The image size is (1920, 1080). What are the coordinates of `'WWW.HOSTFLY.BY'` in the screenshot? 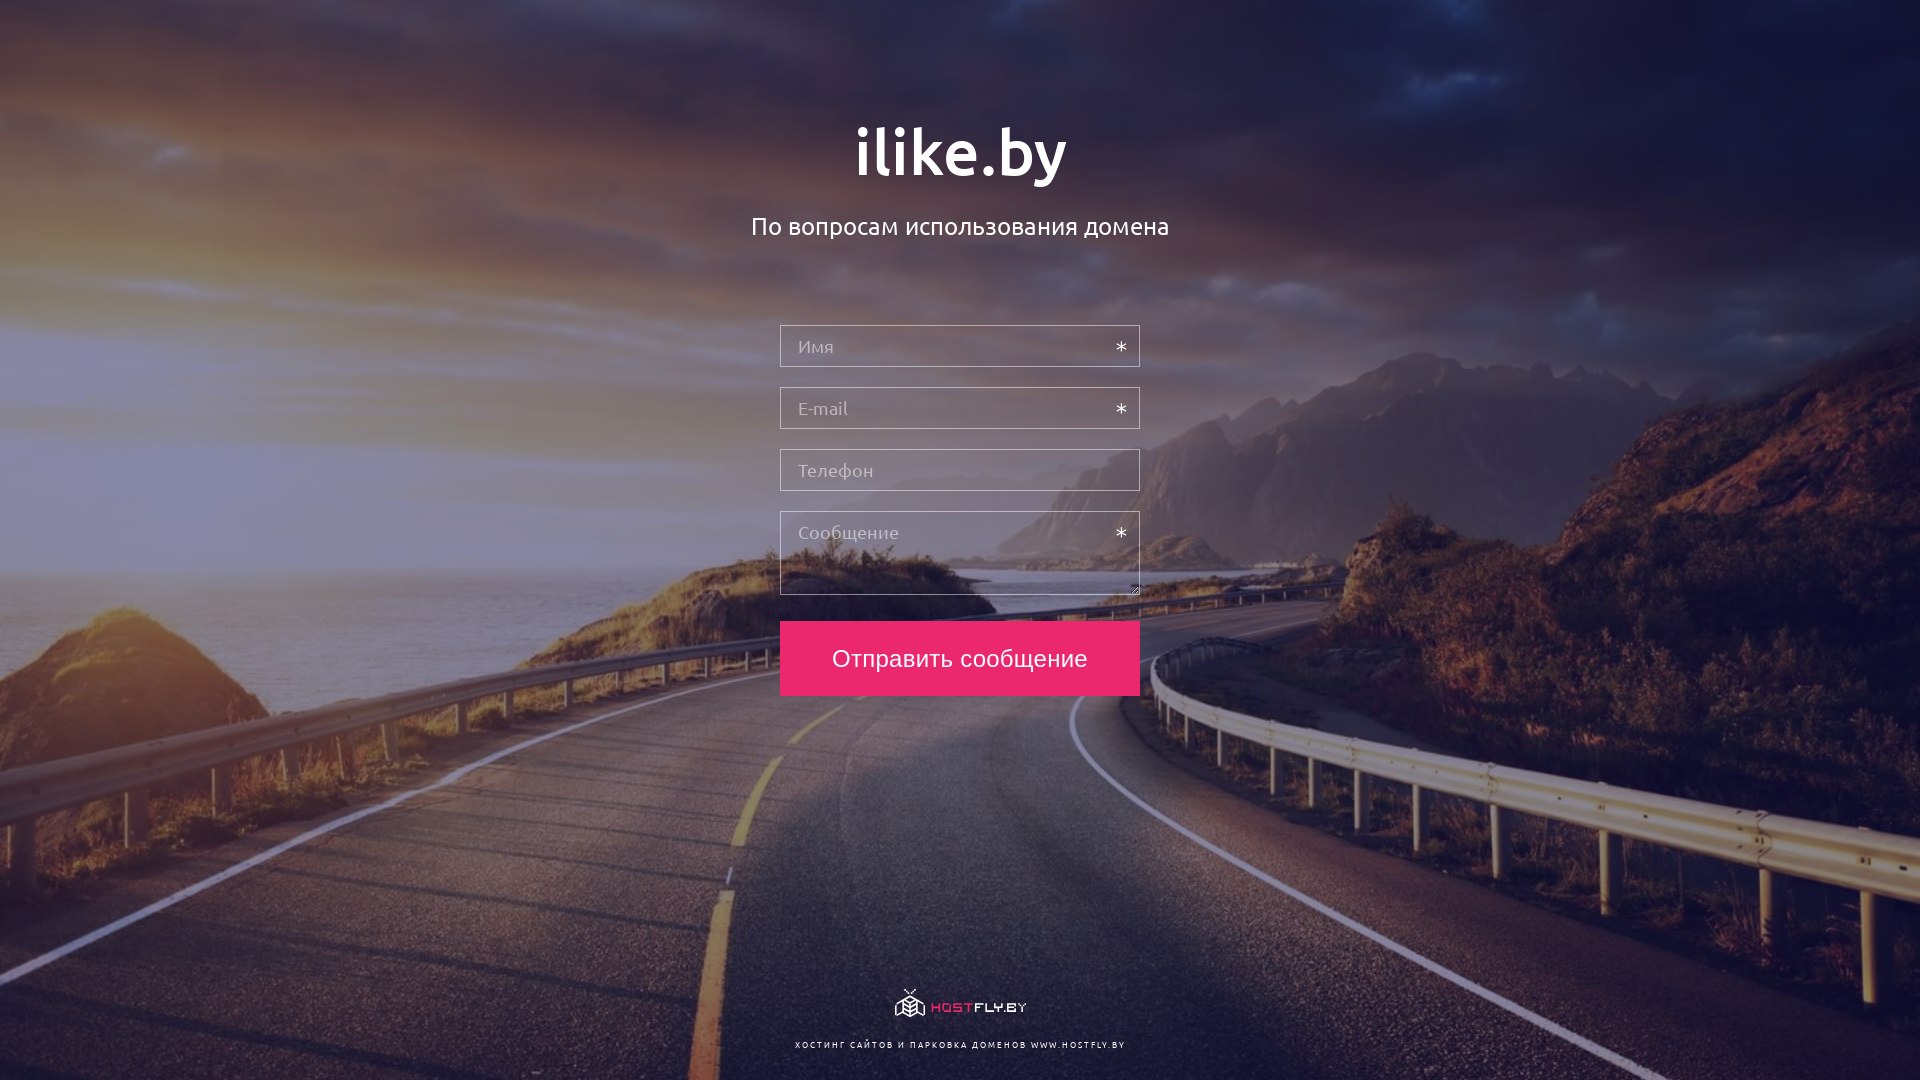 It's located at (1076, 1043).